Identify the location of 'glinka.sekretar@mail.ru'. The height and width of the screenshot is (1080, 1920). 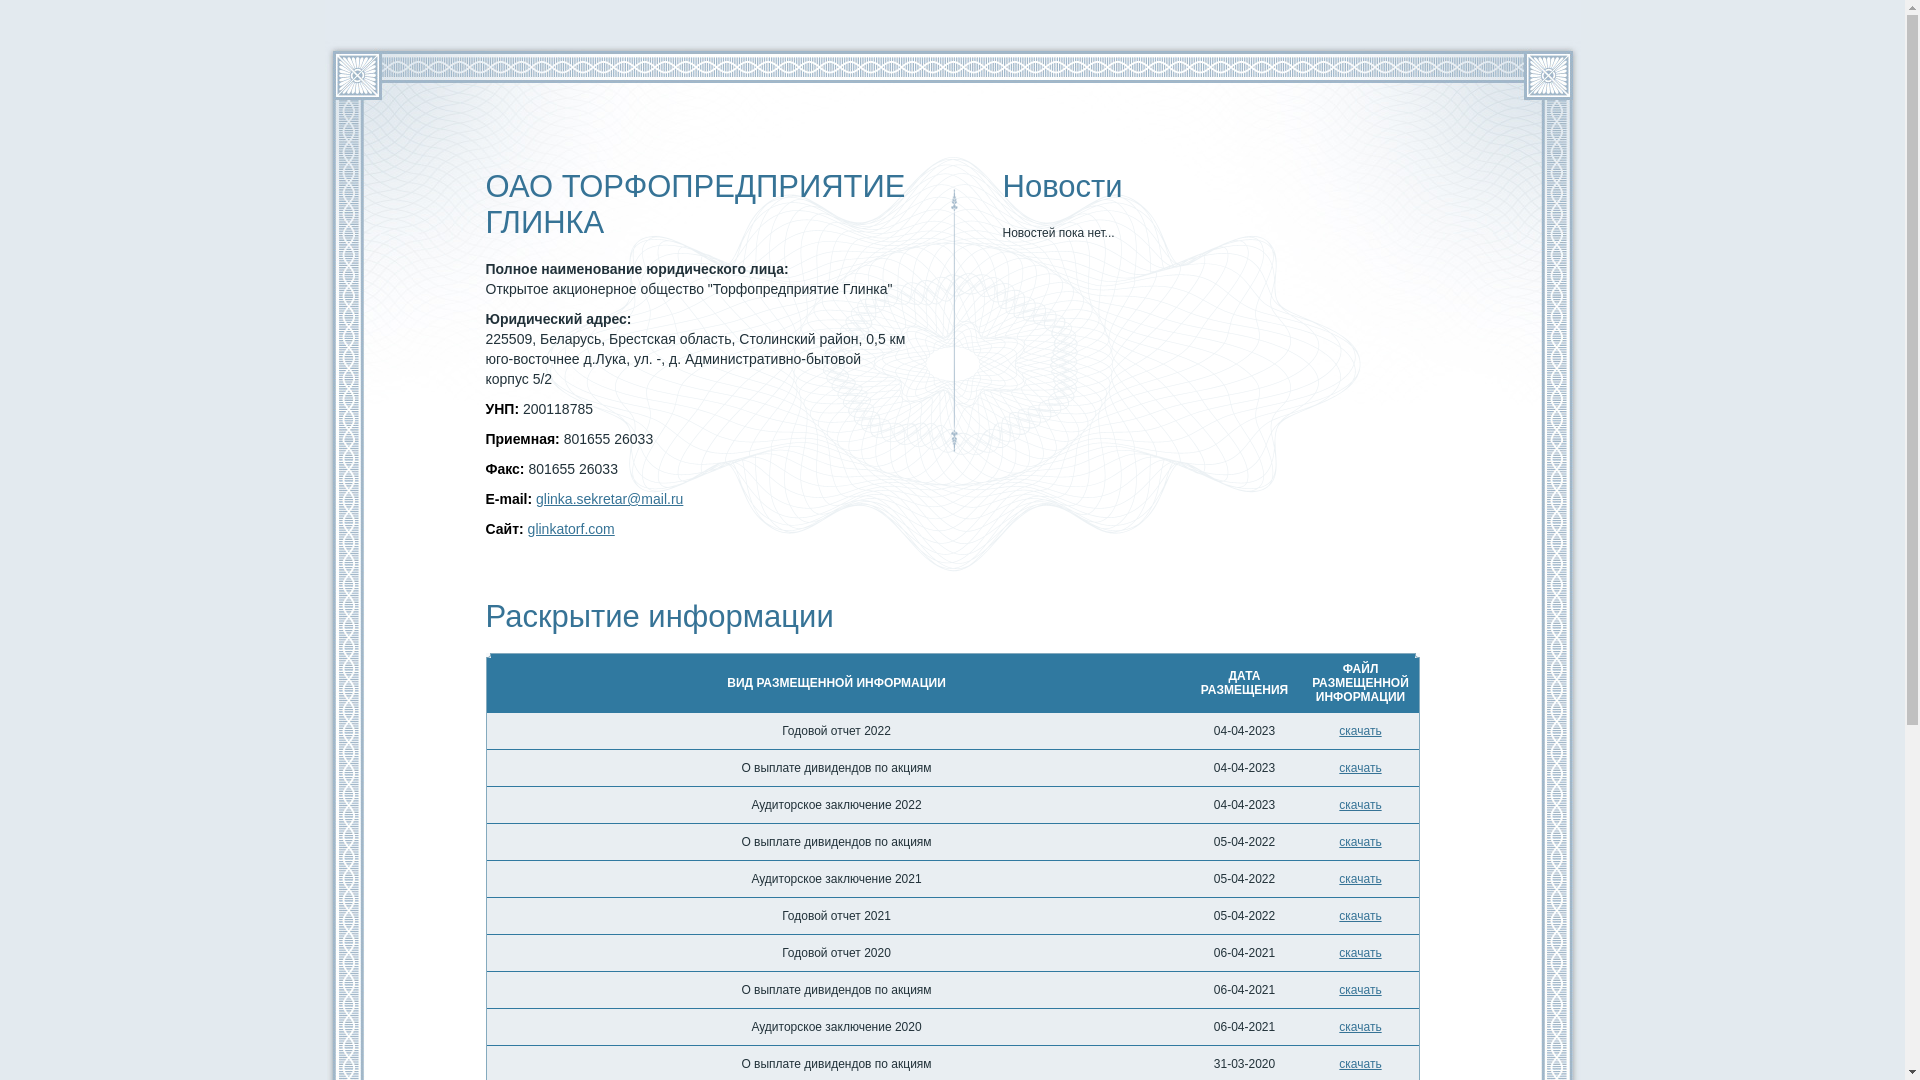
(608, 497).